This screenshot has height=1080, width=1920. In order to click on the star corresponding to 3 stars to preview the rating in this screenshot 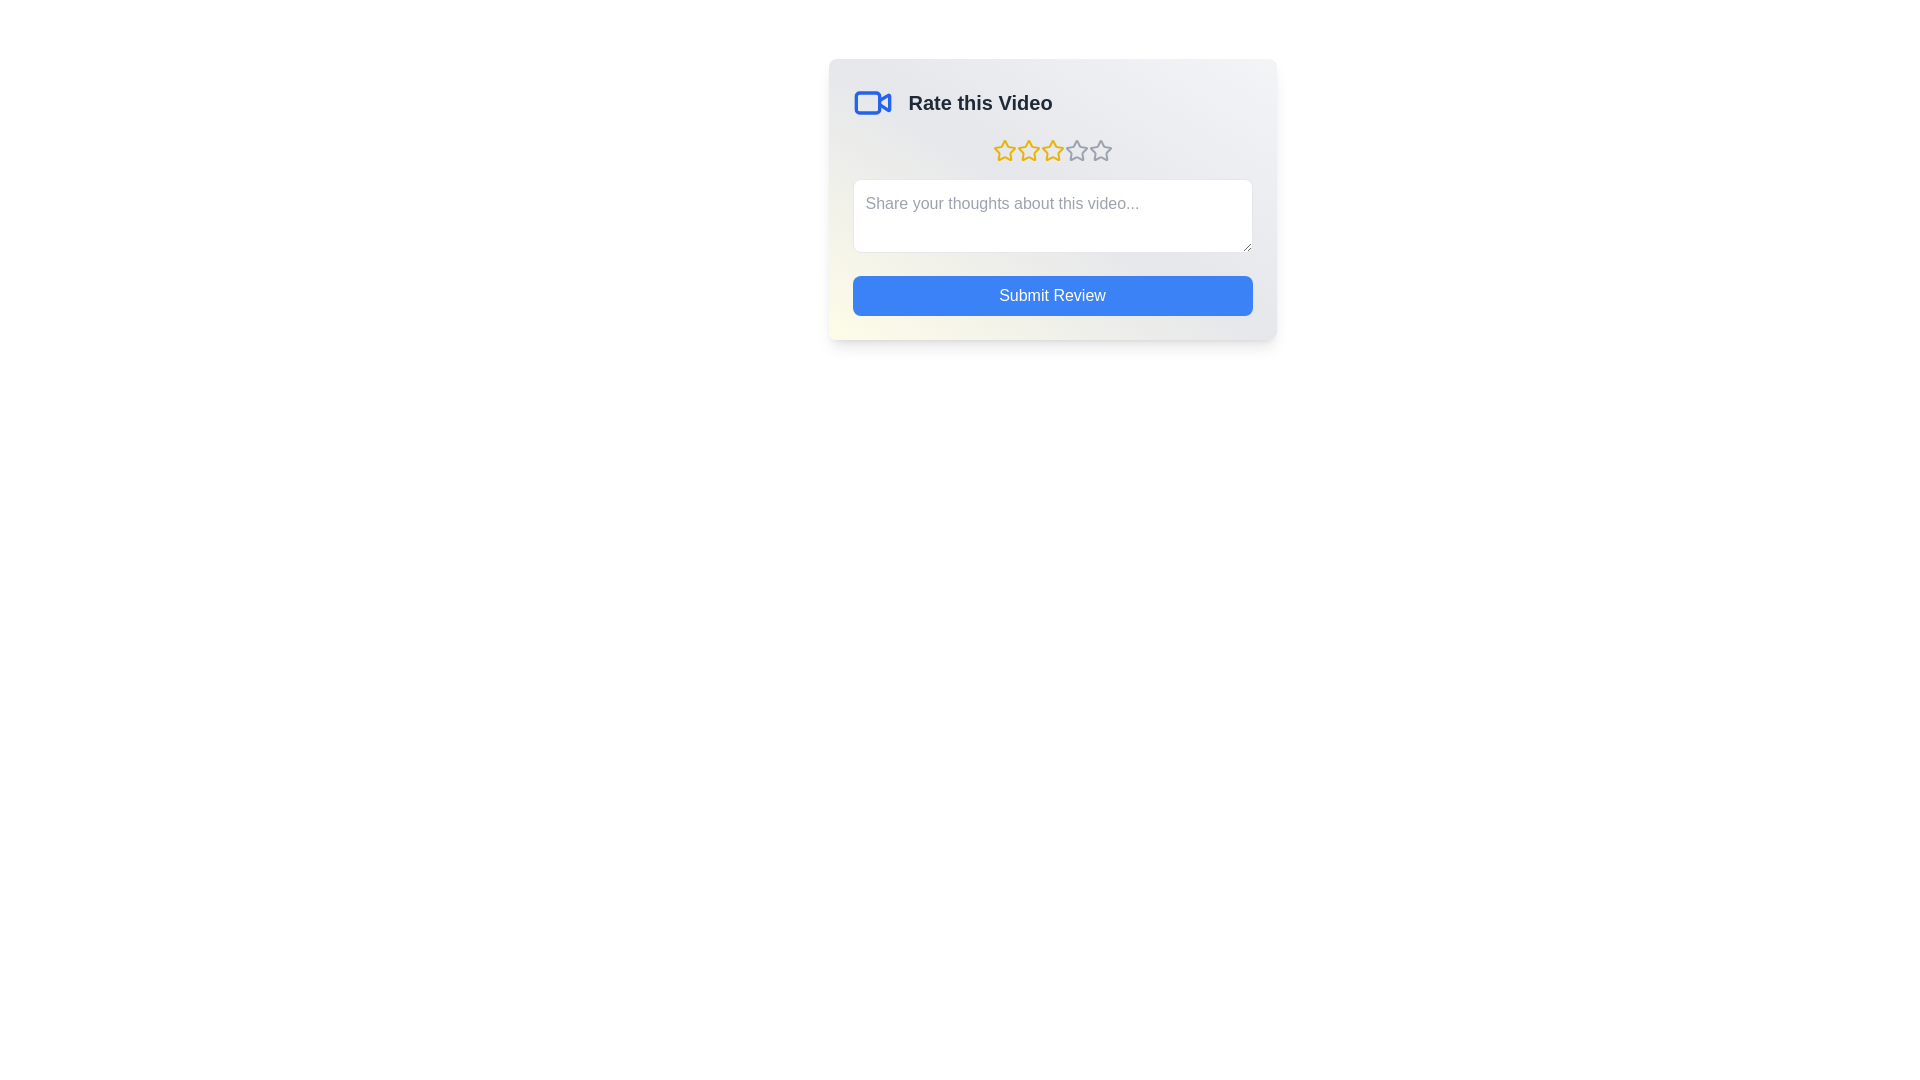, I will do `click(1051, 149)`.